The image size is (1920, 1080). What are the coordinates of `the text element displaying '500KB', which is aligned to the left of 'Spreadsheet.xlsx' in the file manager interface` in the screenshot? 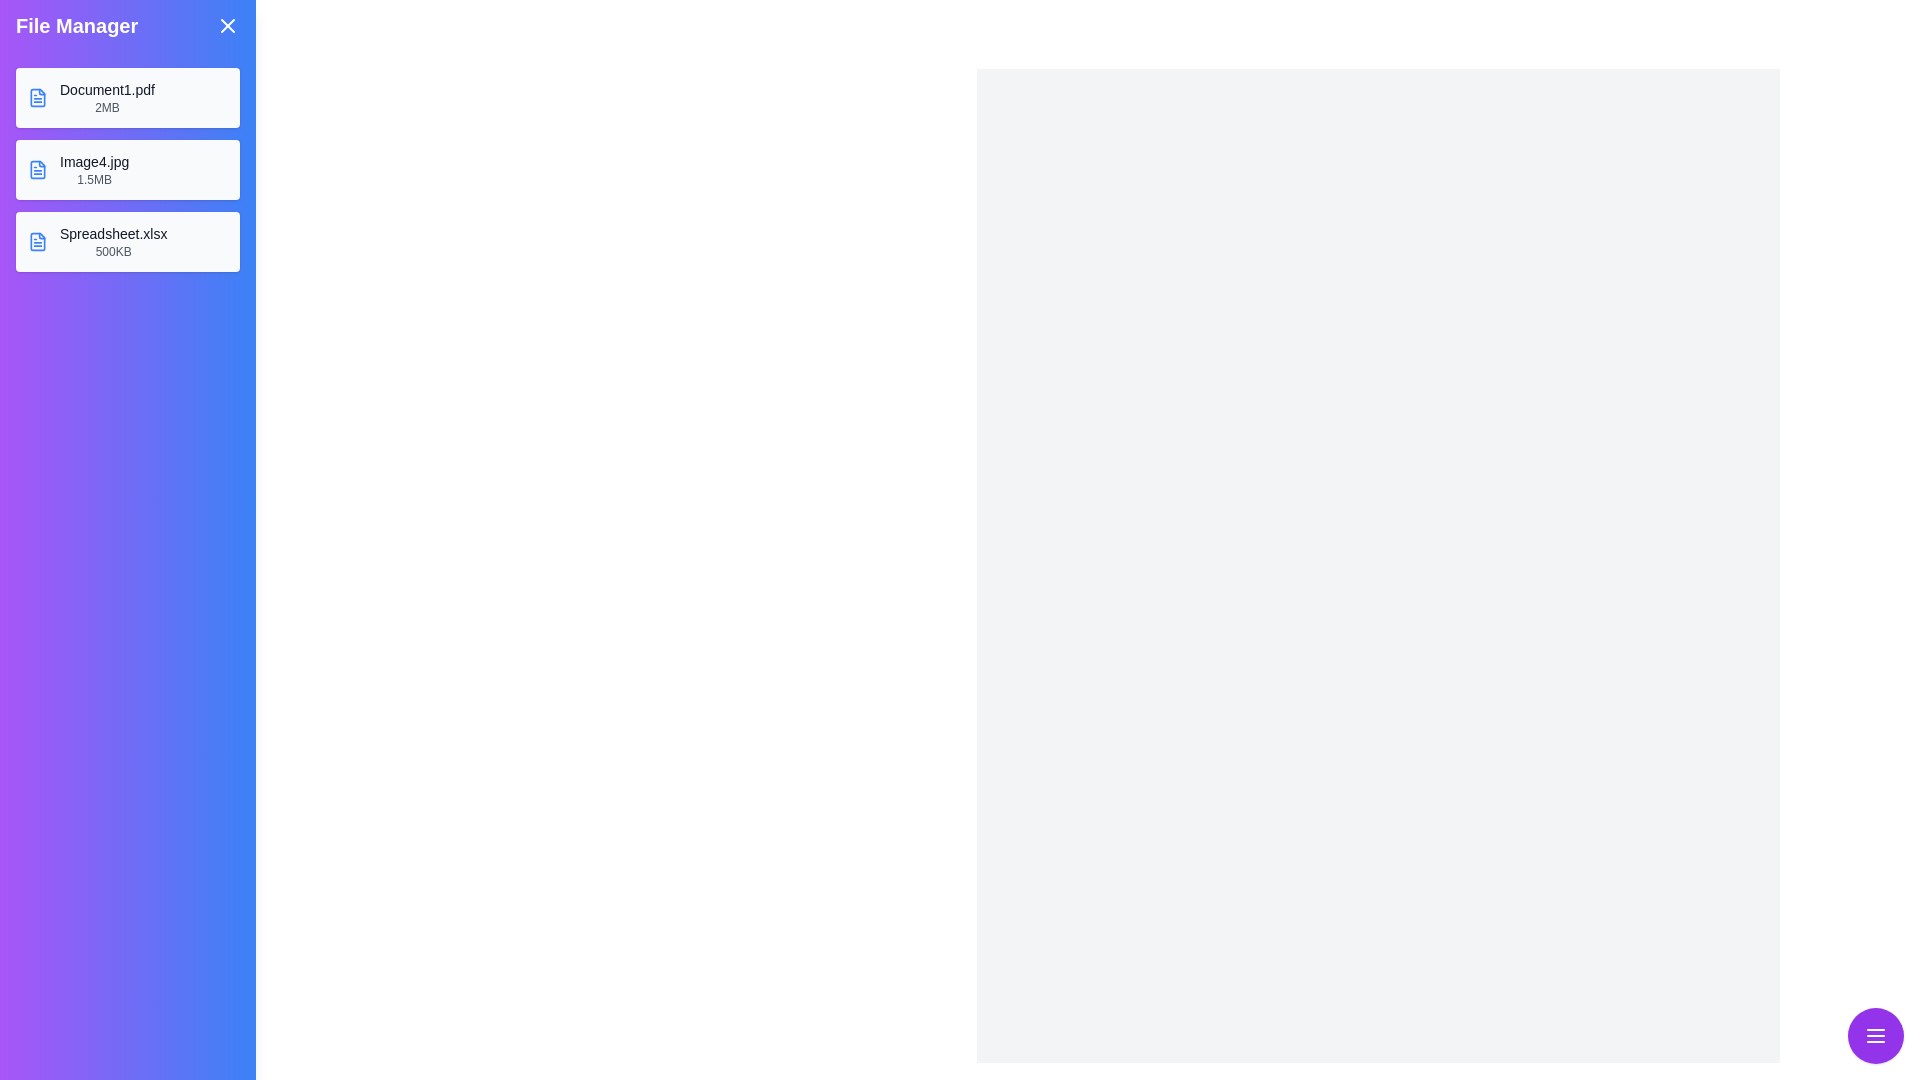 It's located at (112, 250).